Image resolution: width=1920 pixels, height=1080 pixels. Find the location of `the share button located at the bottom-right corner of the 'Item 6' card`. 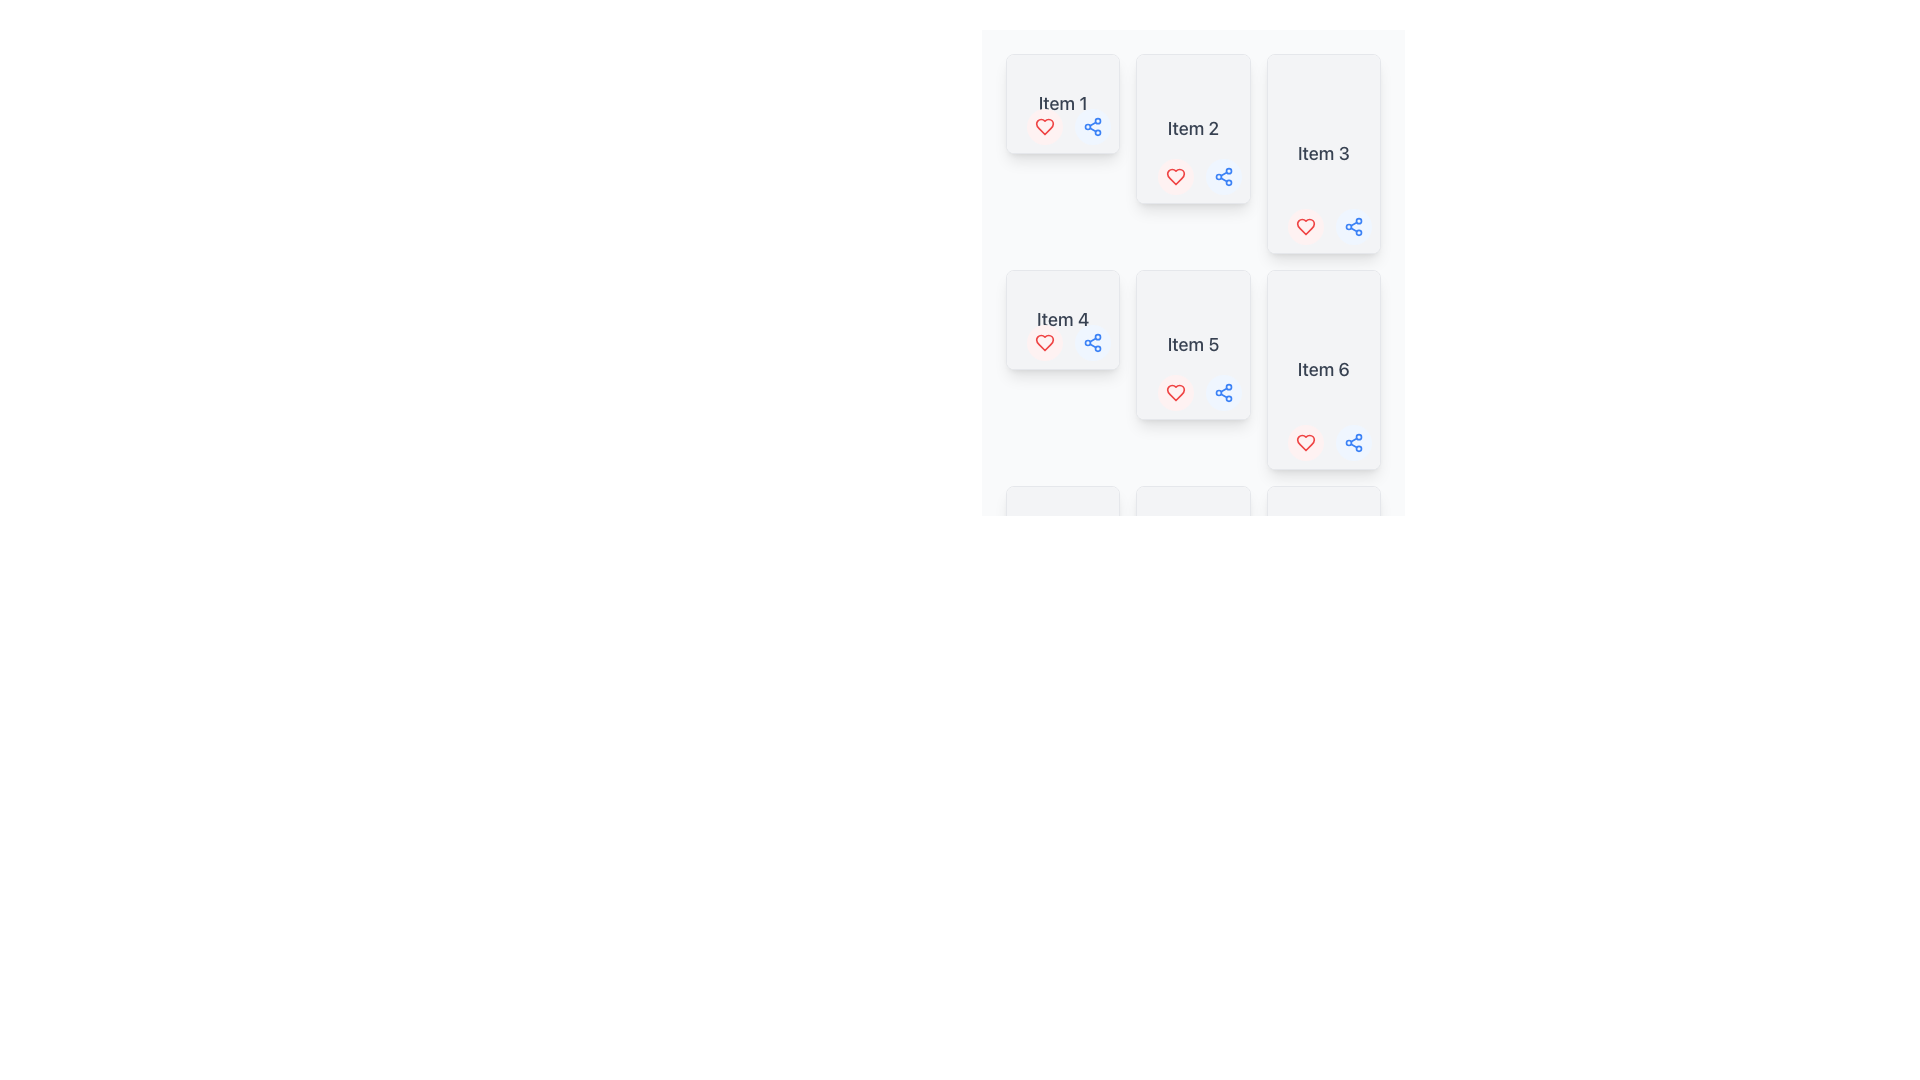

the share button located at the bottom-right corner of the 'Item 6' card is located at coordinates (1353, 442).